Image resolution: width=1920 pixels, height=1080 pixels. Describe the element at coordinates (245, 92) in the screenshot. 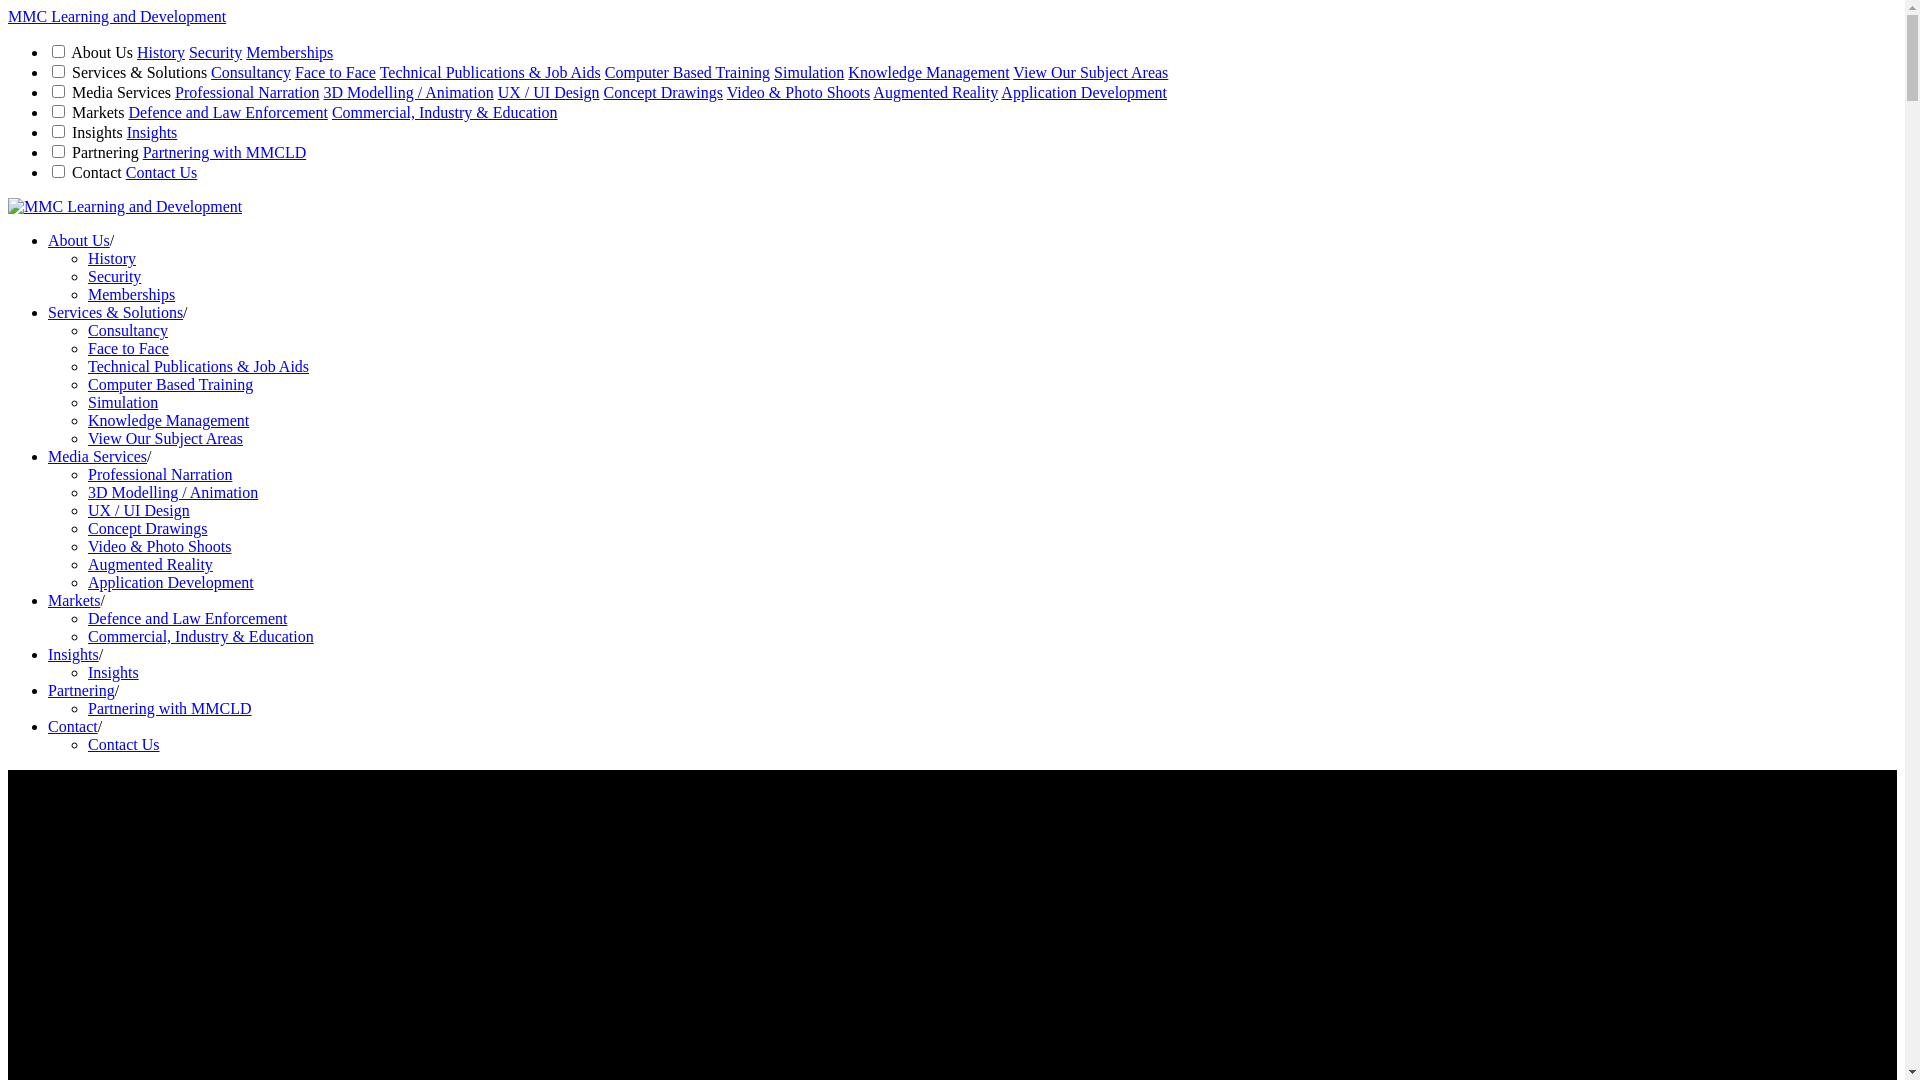

I see `'Professional Narration'` at that location.